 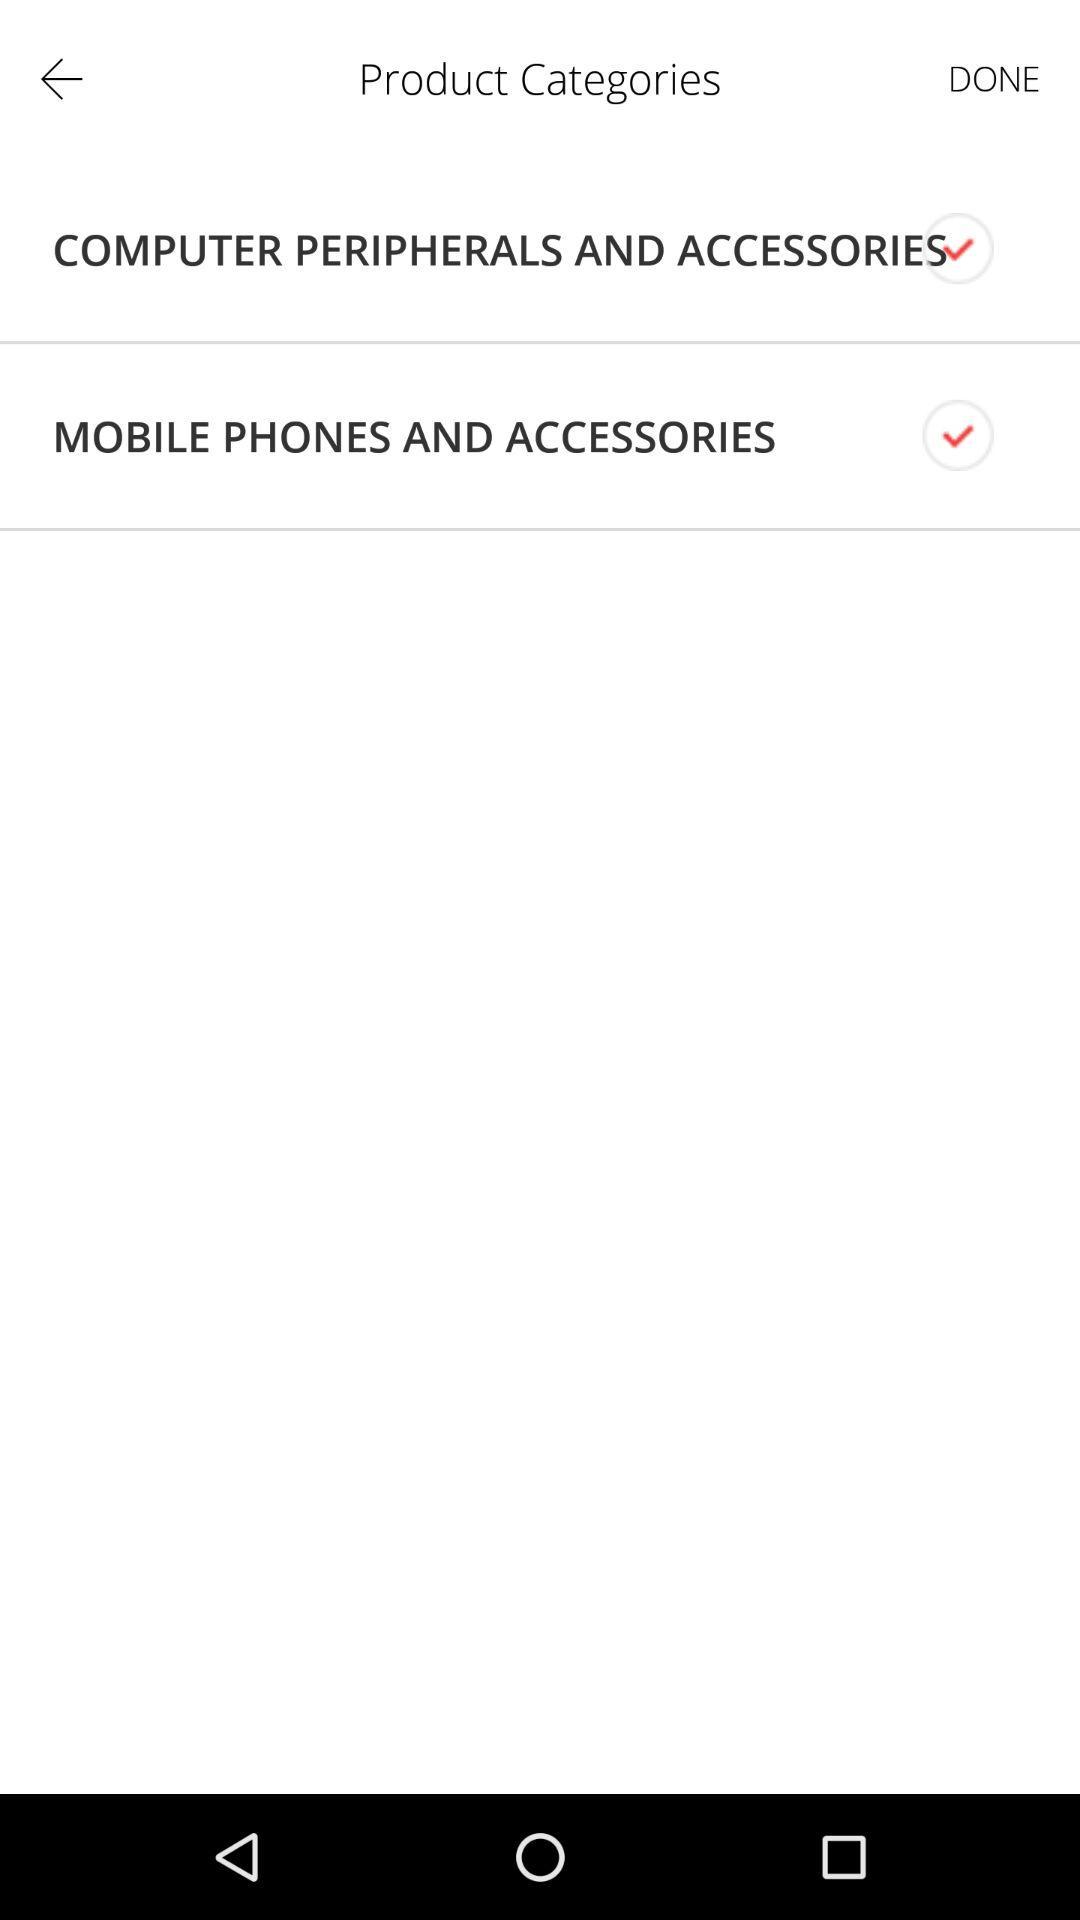 What do you see at coordinates (413, 435) in the screenshot?
I see `the icon below computer peripherals and icon` at bounding box center [413, 435].